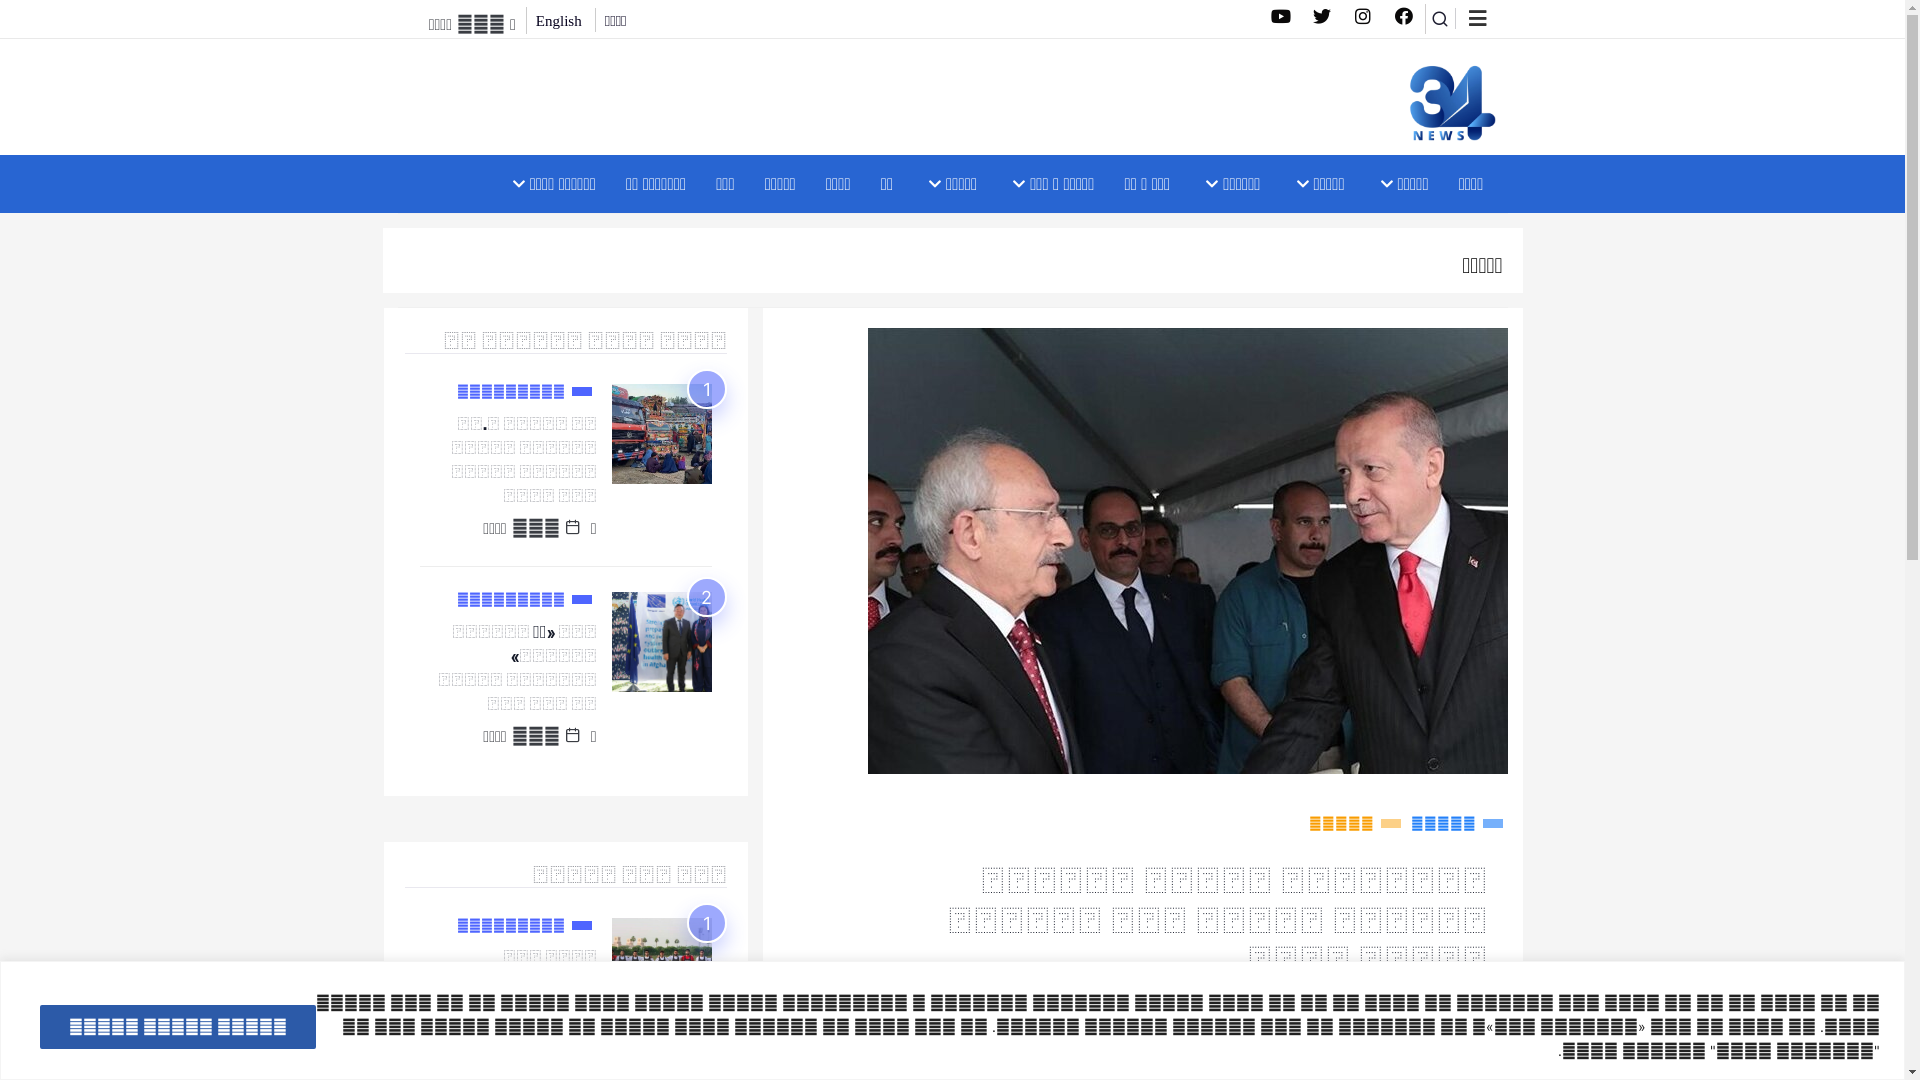 The height and width of the screenshot is (1080, 1920). I want to click on 'English', so click(536, 20).